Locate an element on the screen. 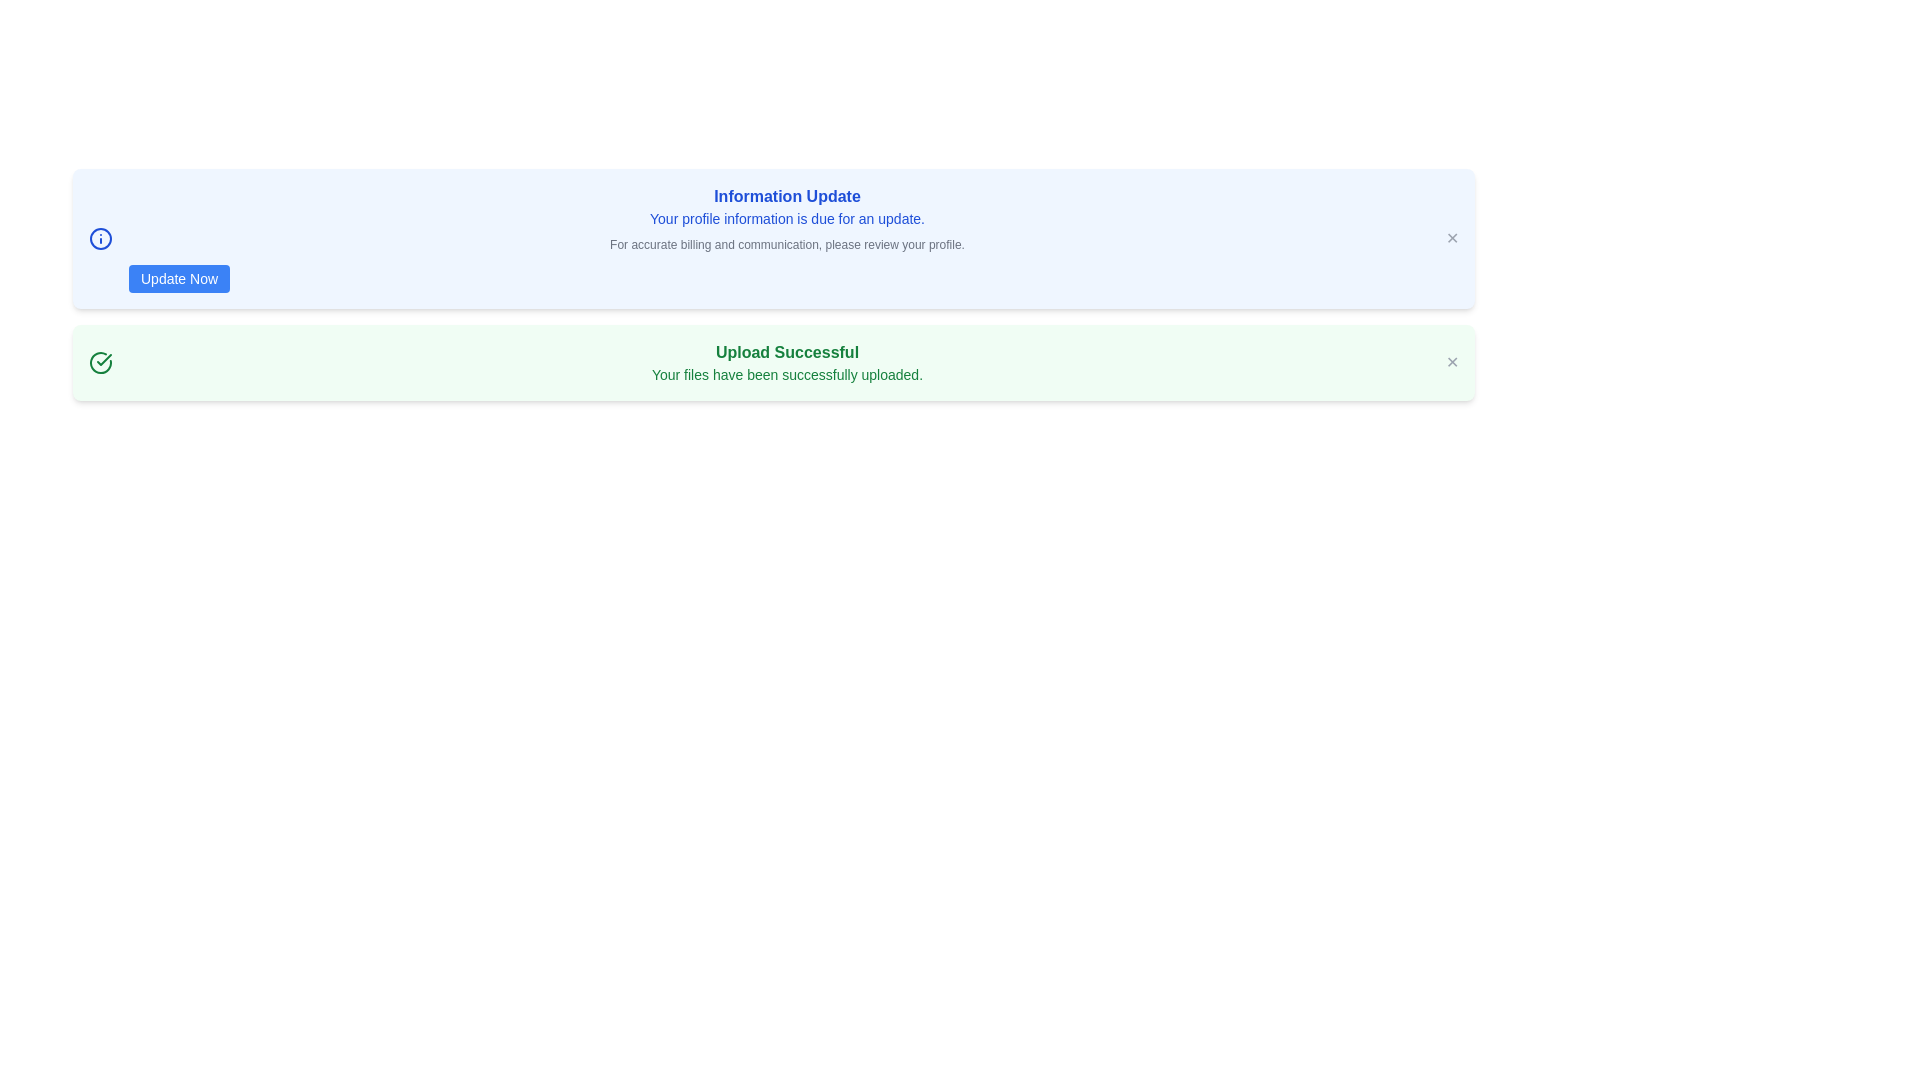 The width and height of the screenshot is (1920, 1080). the reminder message prompting the user to review and update their profile information, located beneath the heading 'Information Update' is located at coordinates (786, 219).